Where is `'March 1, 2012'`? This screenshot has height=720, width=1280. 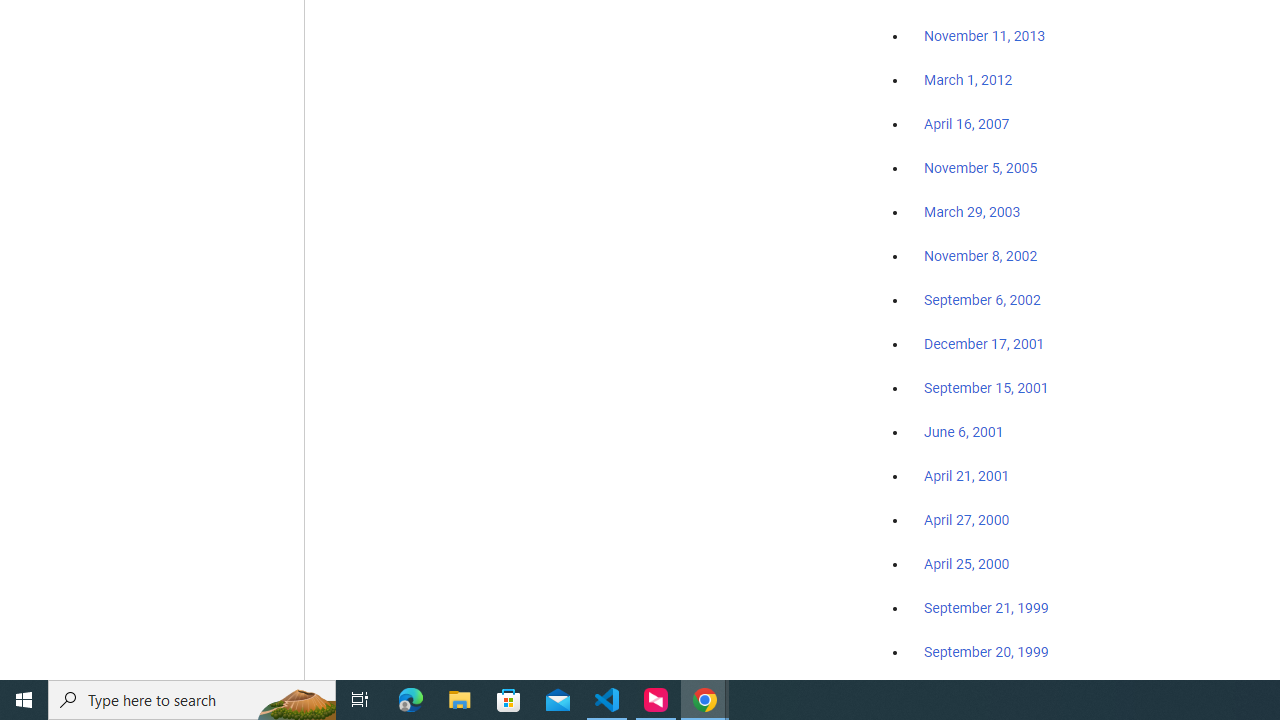
'March 1, 2012' is located at coordinates (968, 80).